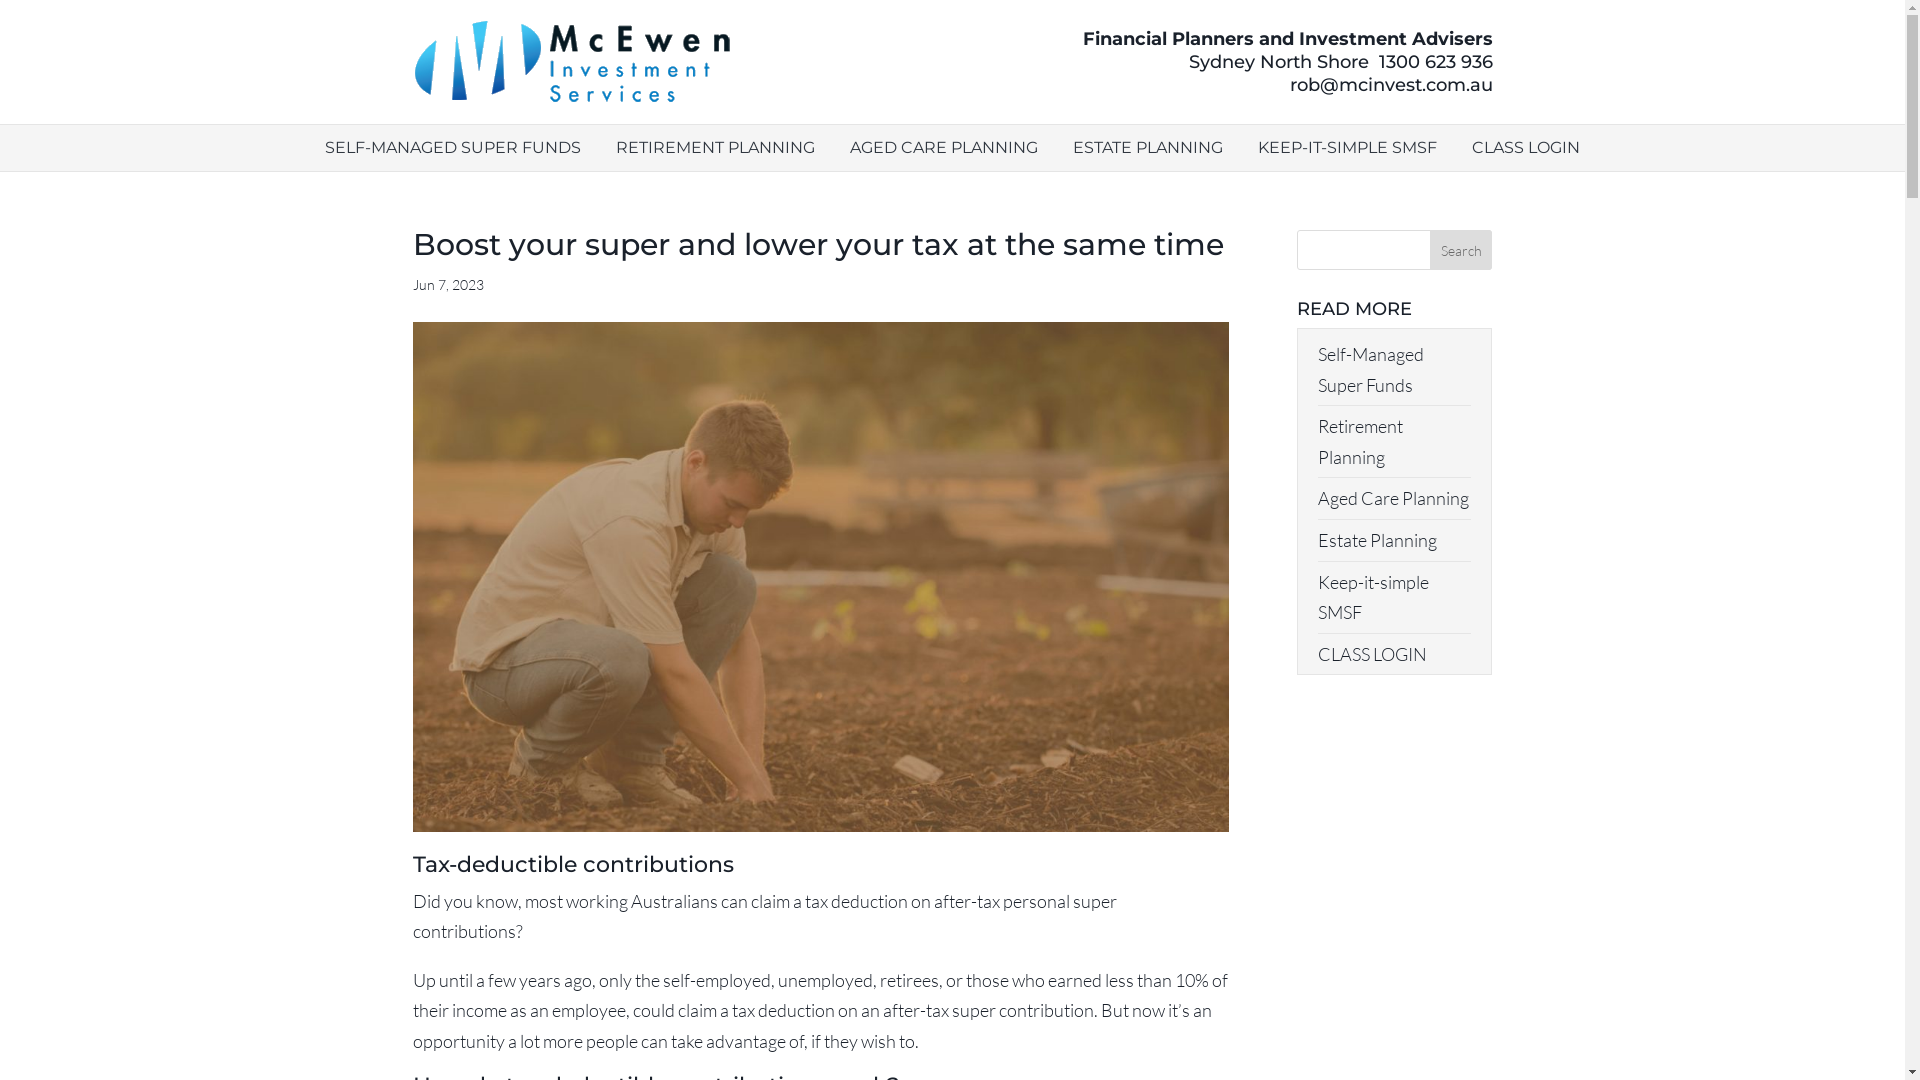  What do you see at coordinates (1434, 60) in the screenshot?
I see `'1300 623 936'` at bounding box center [1434, 60].